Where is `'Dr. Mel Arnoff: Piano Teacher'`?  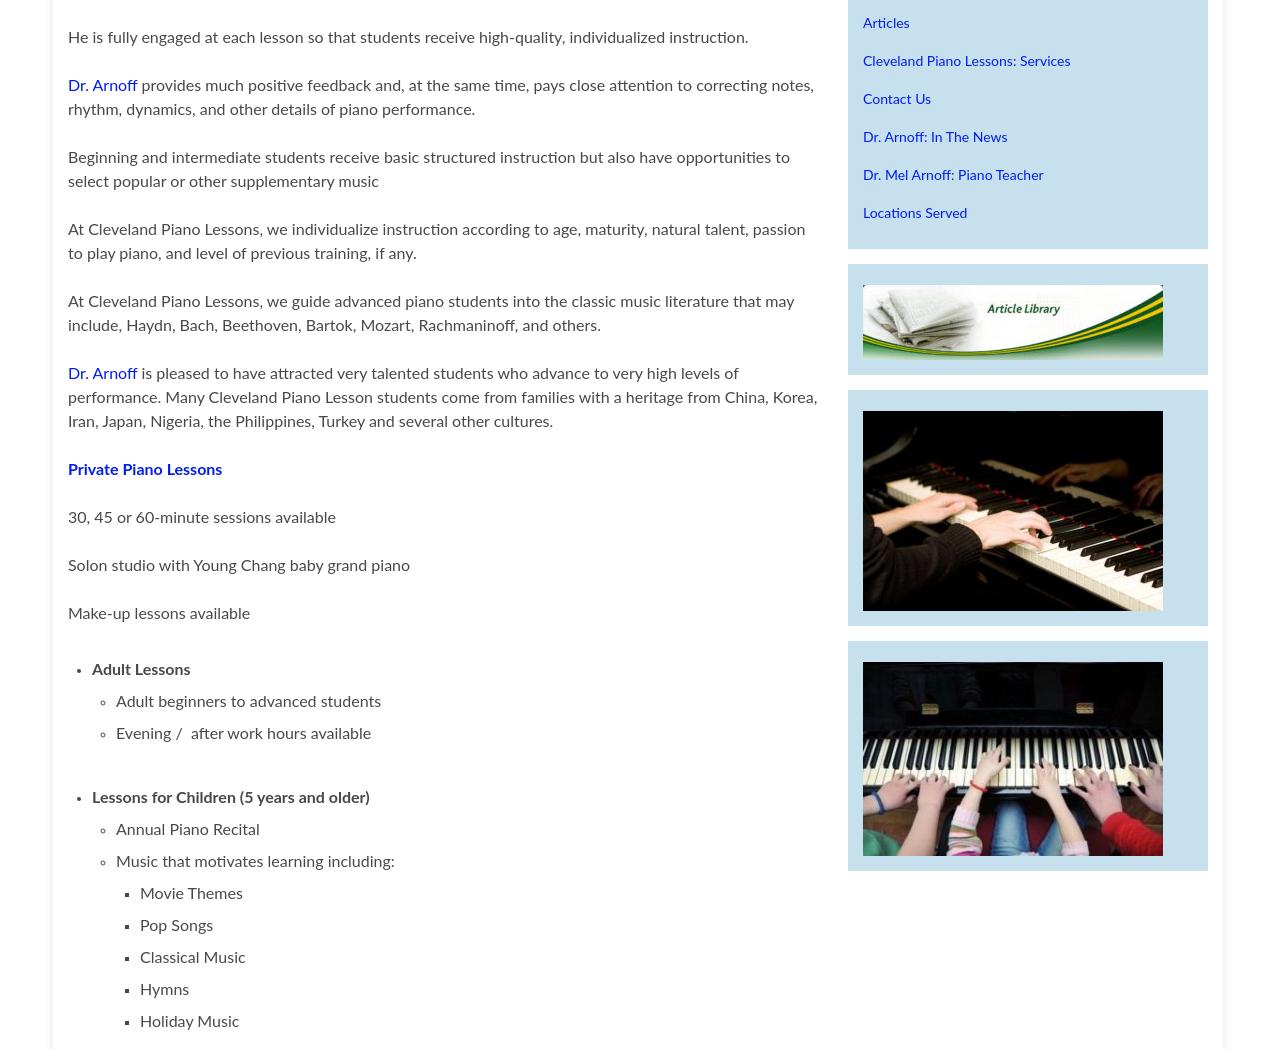
'Dr. Mel Arnoff: Piano Teacher' is located at coordinates (952, 175).